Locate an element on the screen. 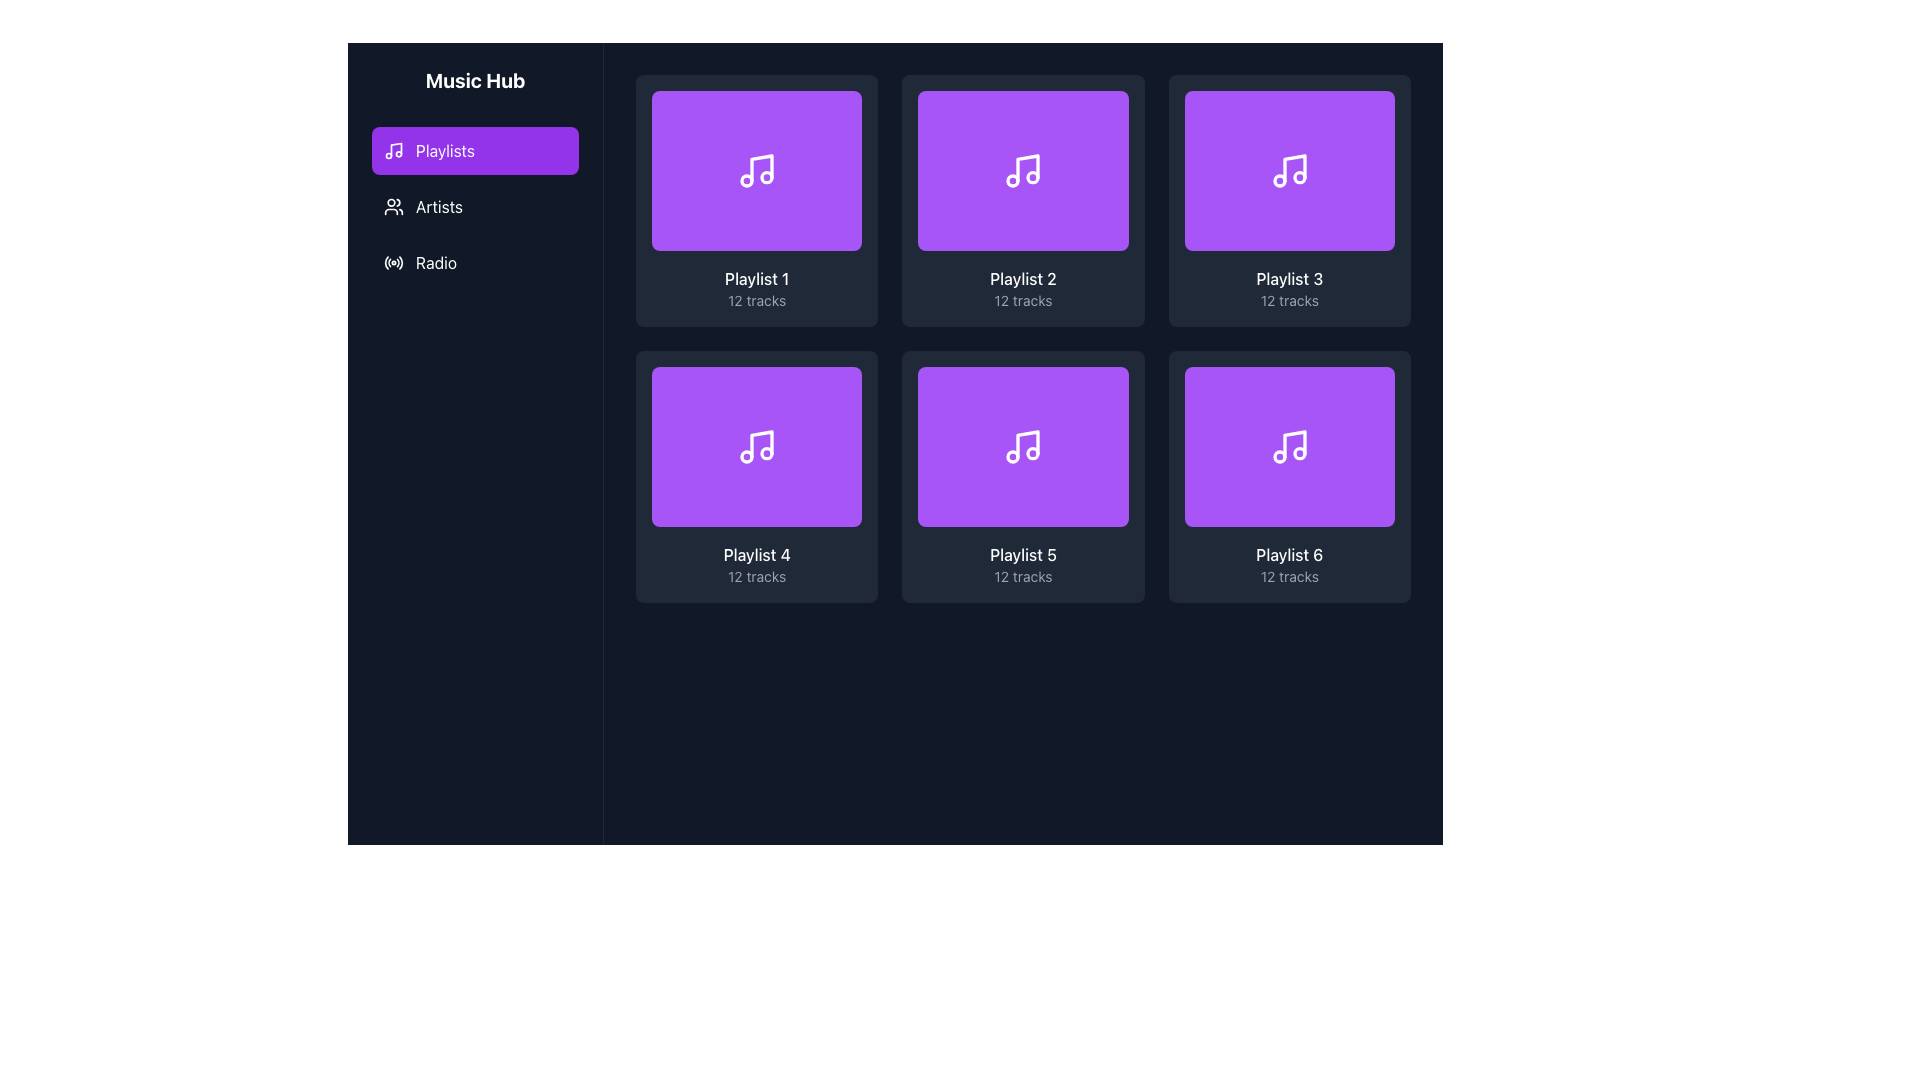 The width and height of the screenshot is (1920, 1080). the music playlist card located at the bottom-right corner of the grid, which is the sixth item in the grid of playlist cards is located at coordinates (1289, 477).